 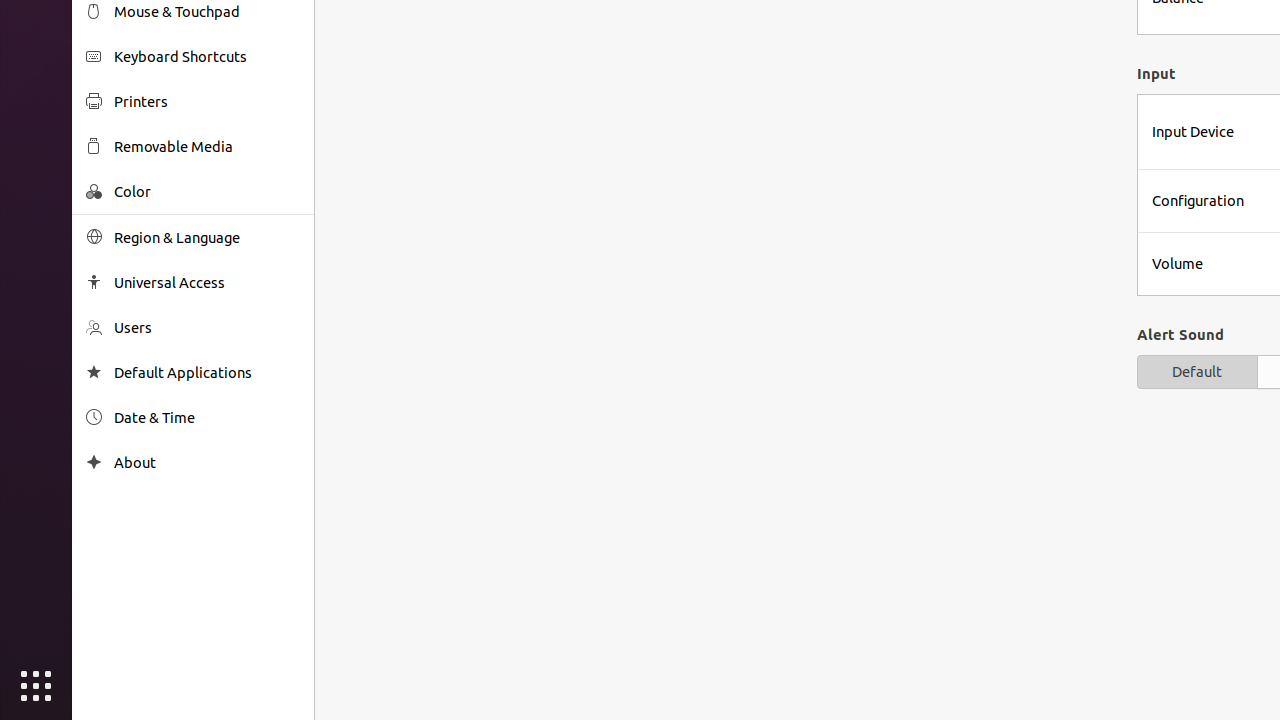 What do you see at coordinates (206, 145) in the screenshot?
I see `'Removable Media'` at bounding box center [206, 145].